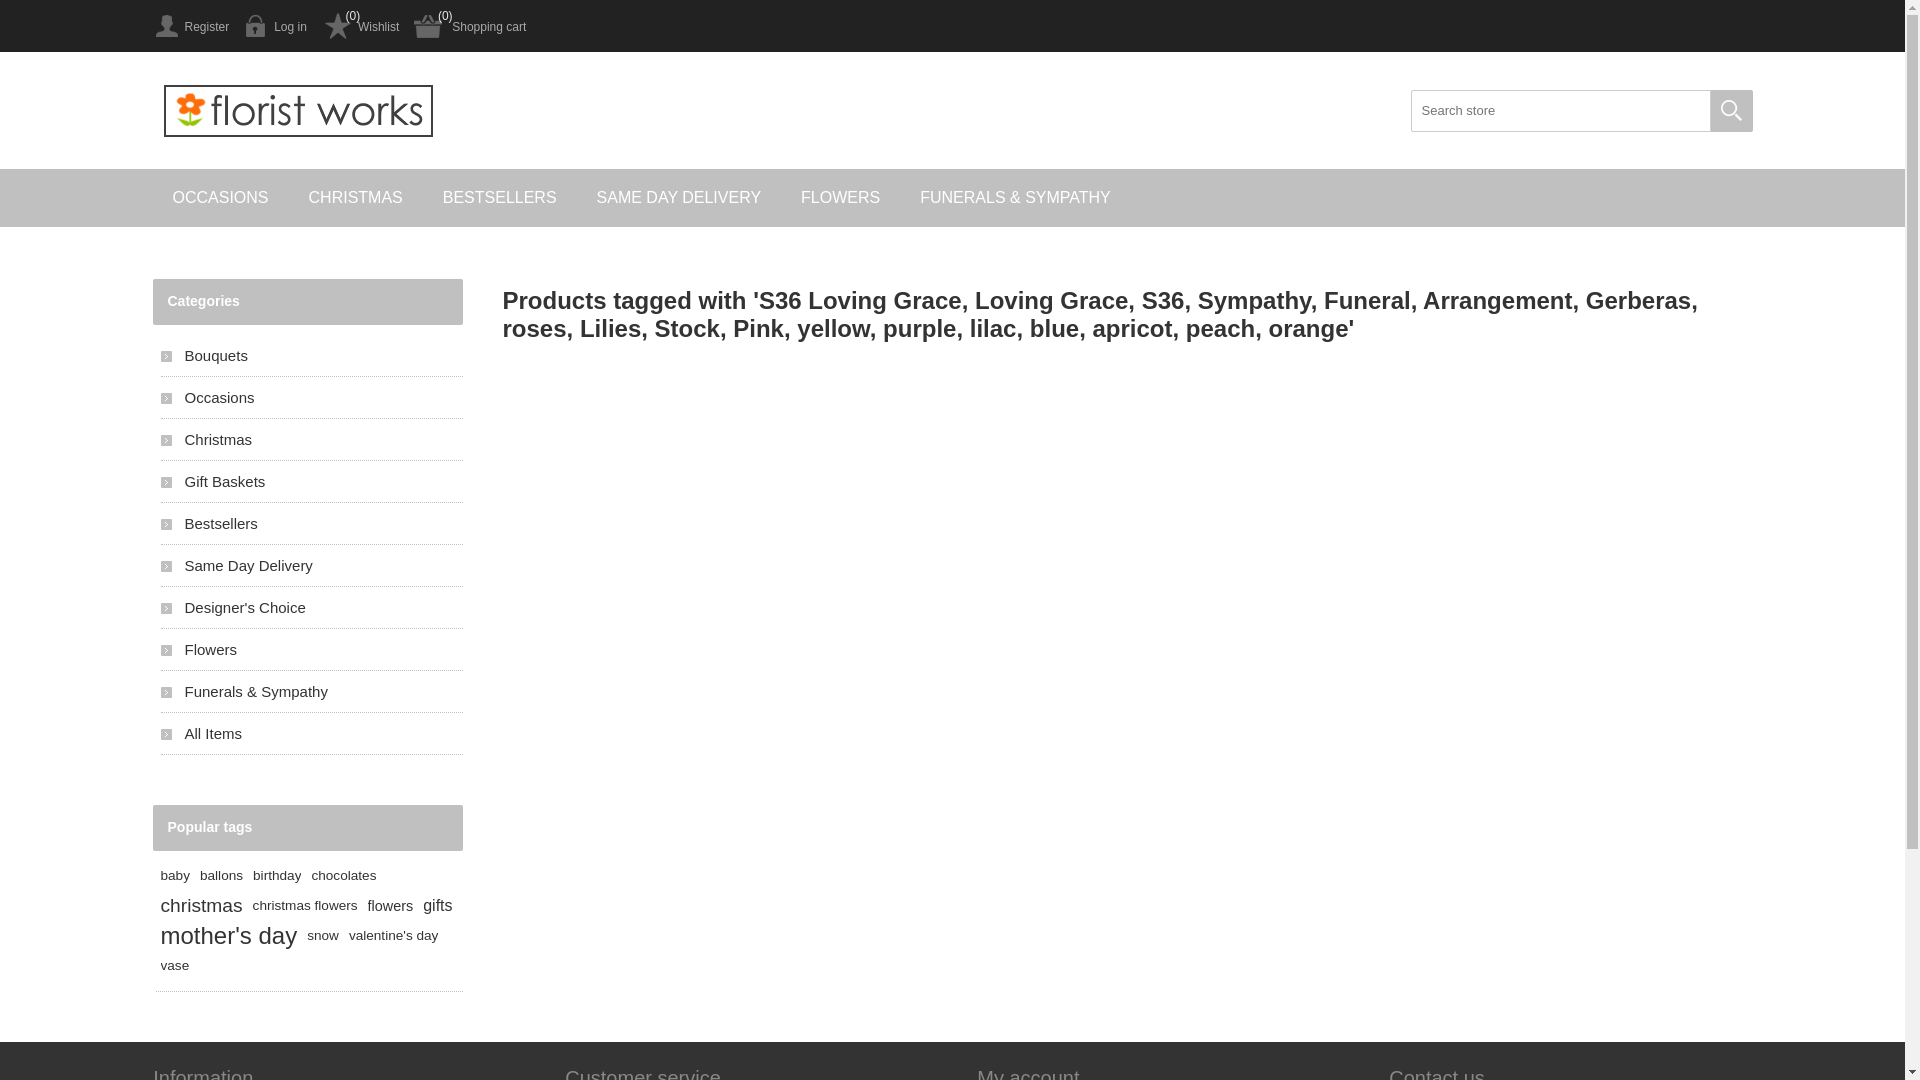  What do you see at coordinates (412, 26) in the screenshot?
I see `'Shopping cart'` at bounding box center [412, 26].